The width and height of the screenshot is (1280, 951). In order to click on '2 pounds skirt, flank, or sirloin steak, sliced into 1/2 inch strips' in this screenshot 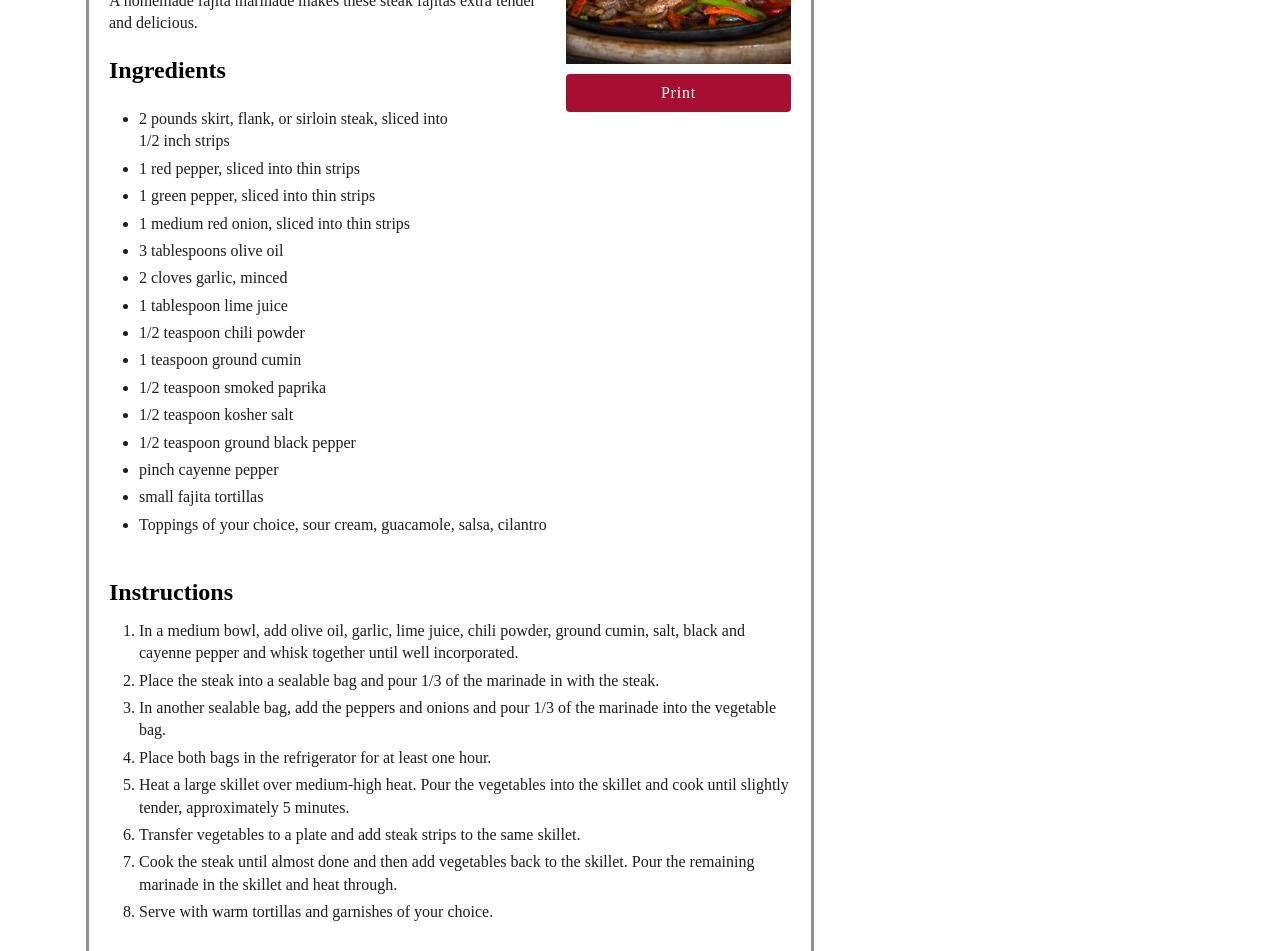, I will do `click(291, 128)`.